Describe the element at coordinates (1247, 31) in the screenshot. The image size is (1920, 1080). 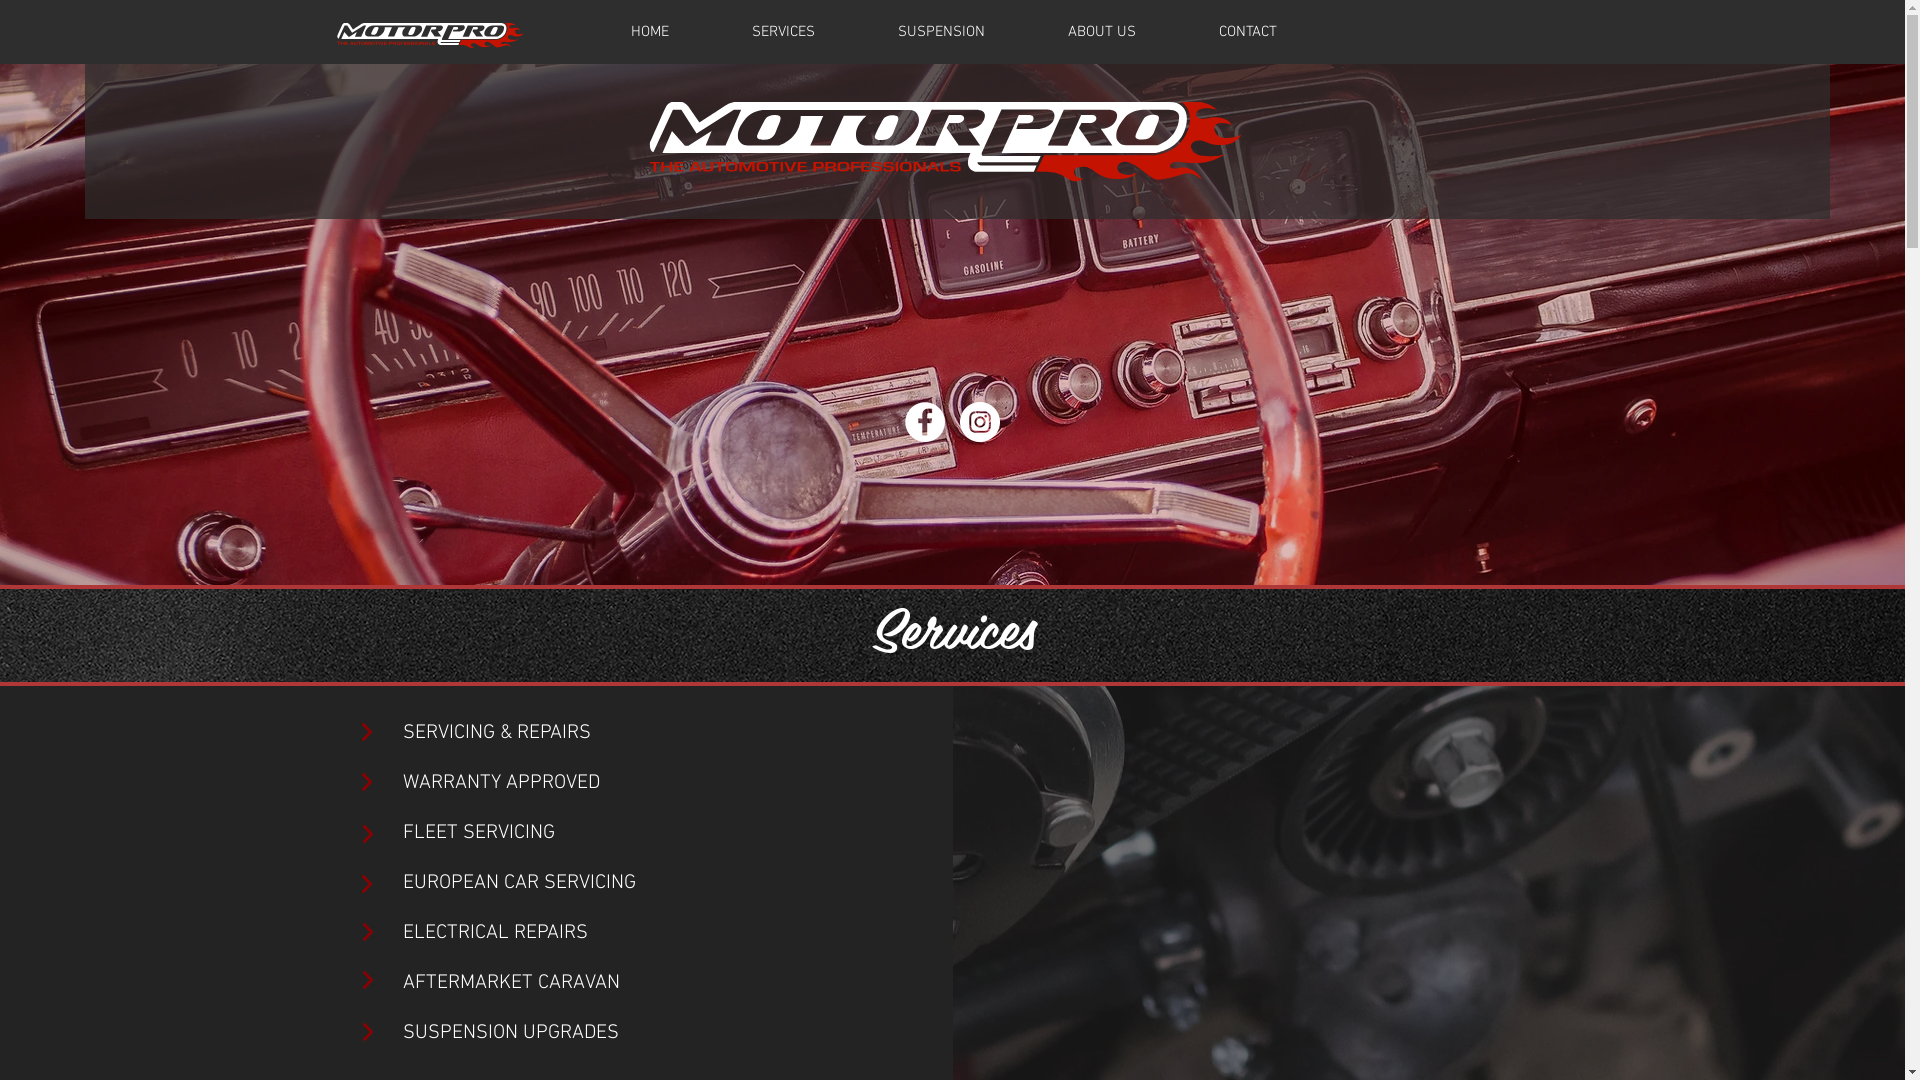
I see `'CONTACT'` at that location.